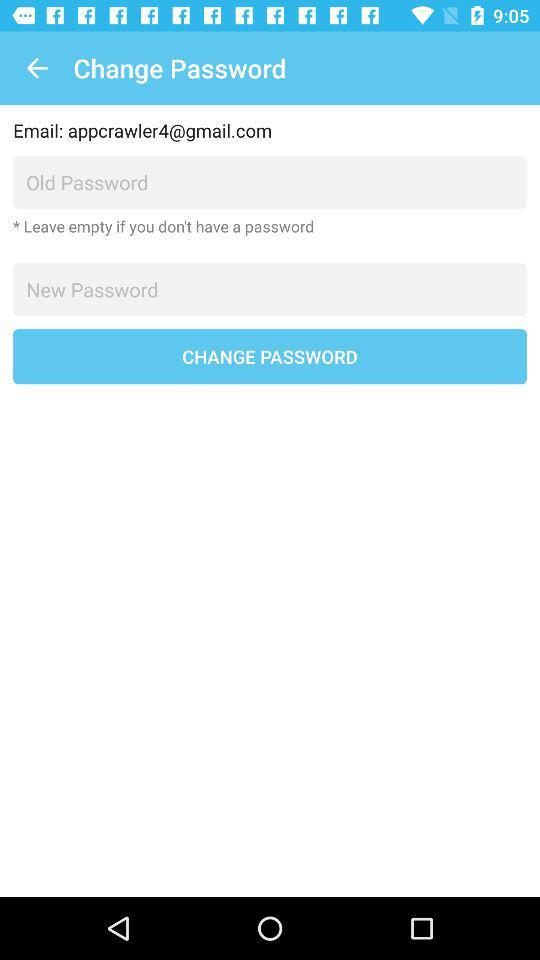 The height and width of the screenshot is (960, 540). I want to click on the item next to change password, so click(36, 68).